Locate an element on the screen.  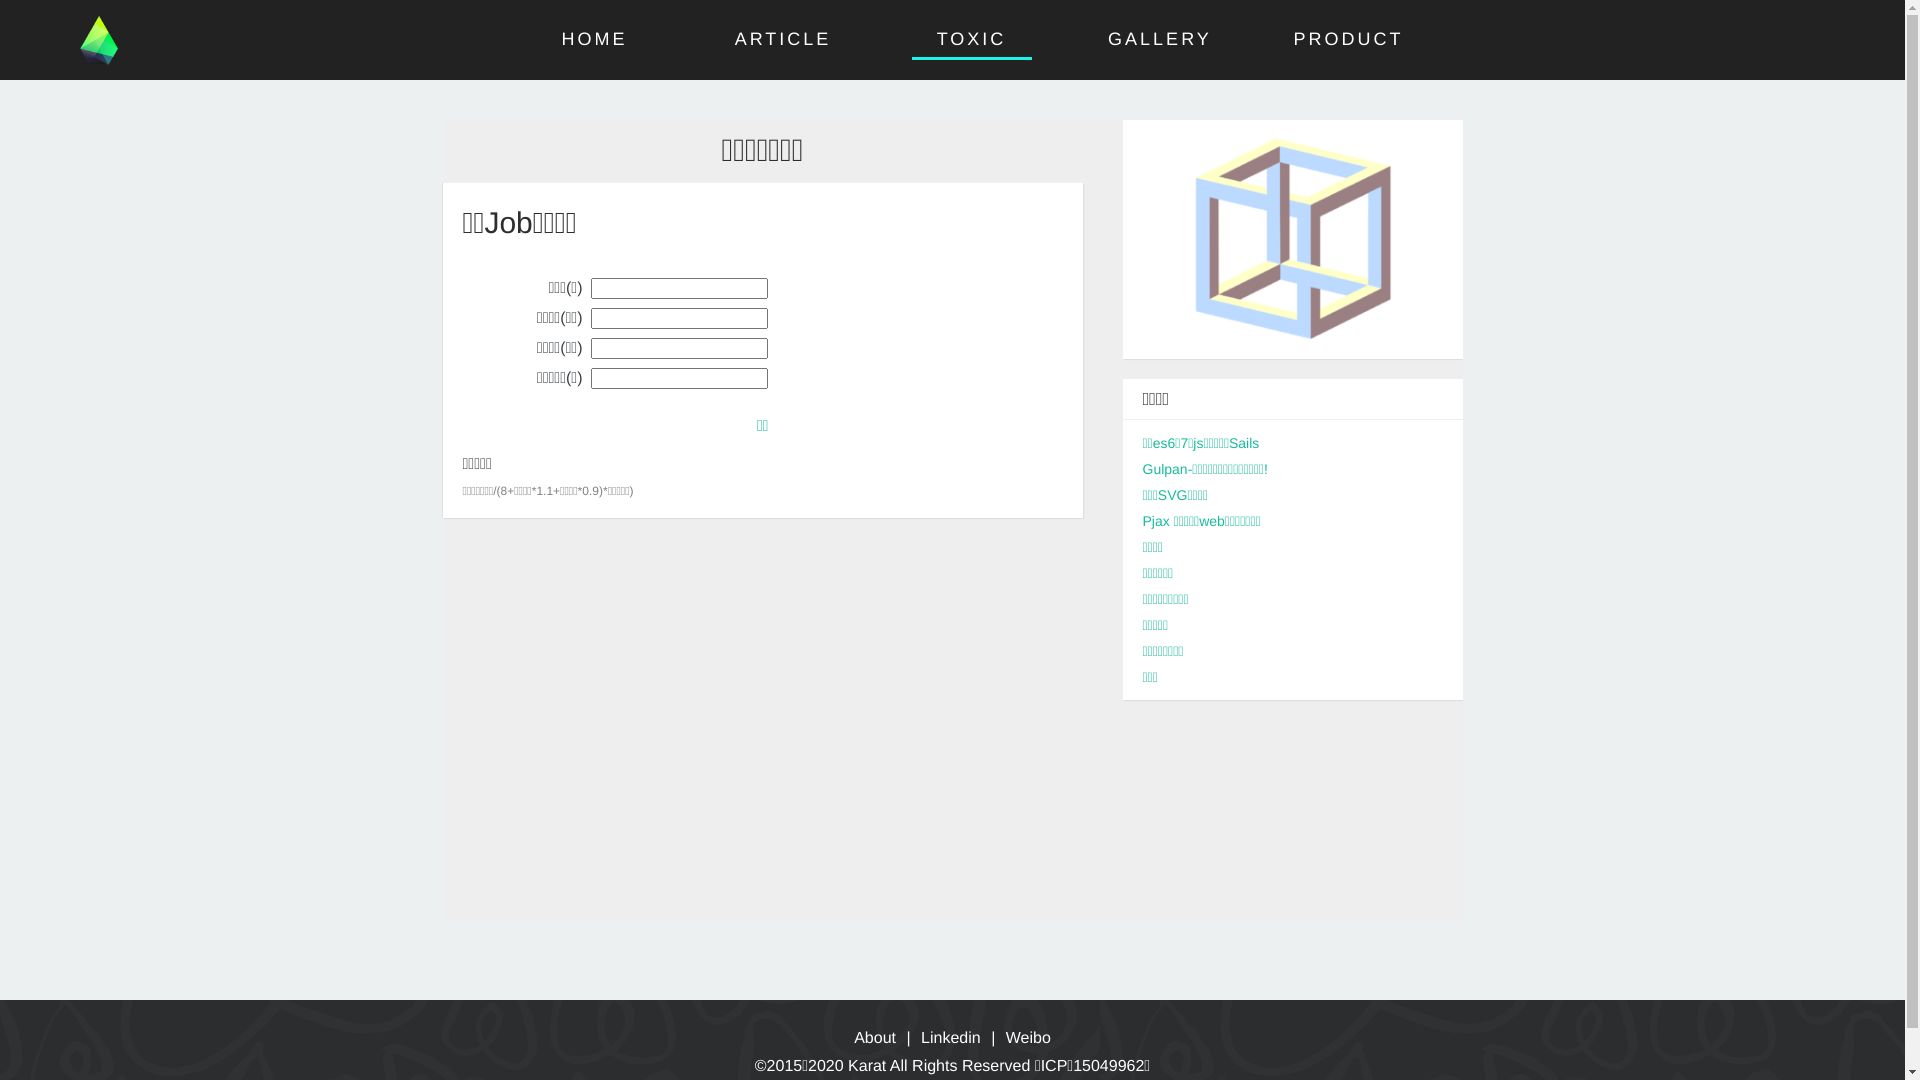
'TOXIC' is located at coordinates (935, 38).